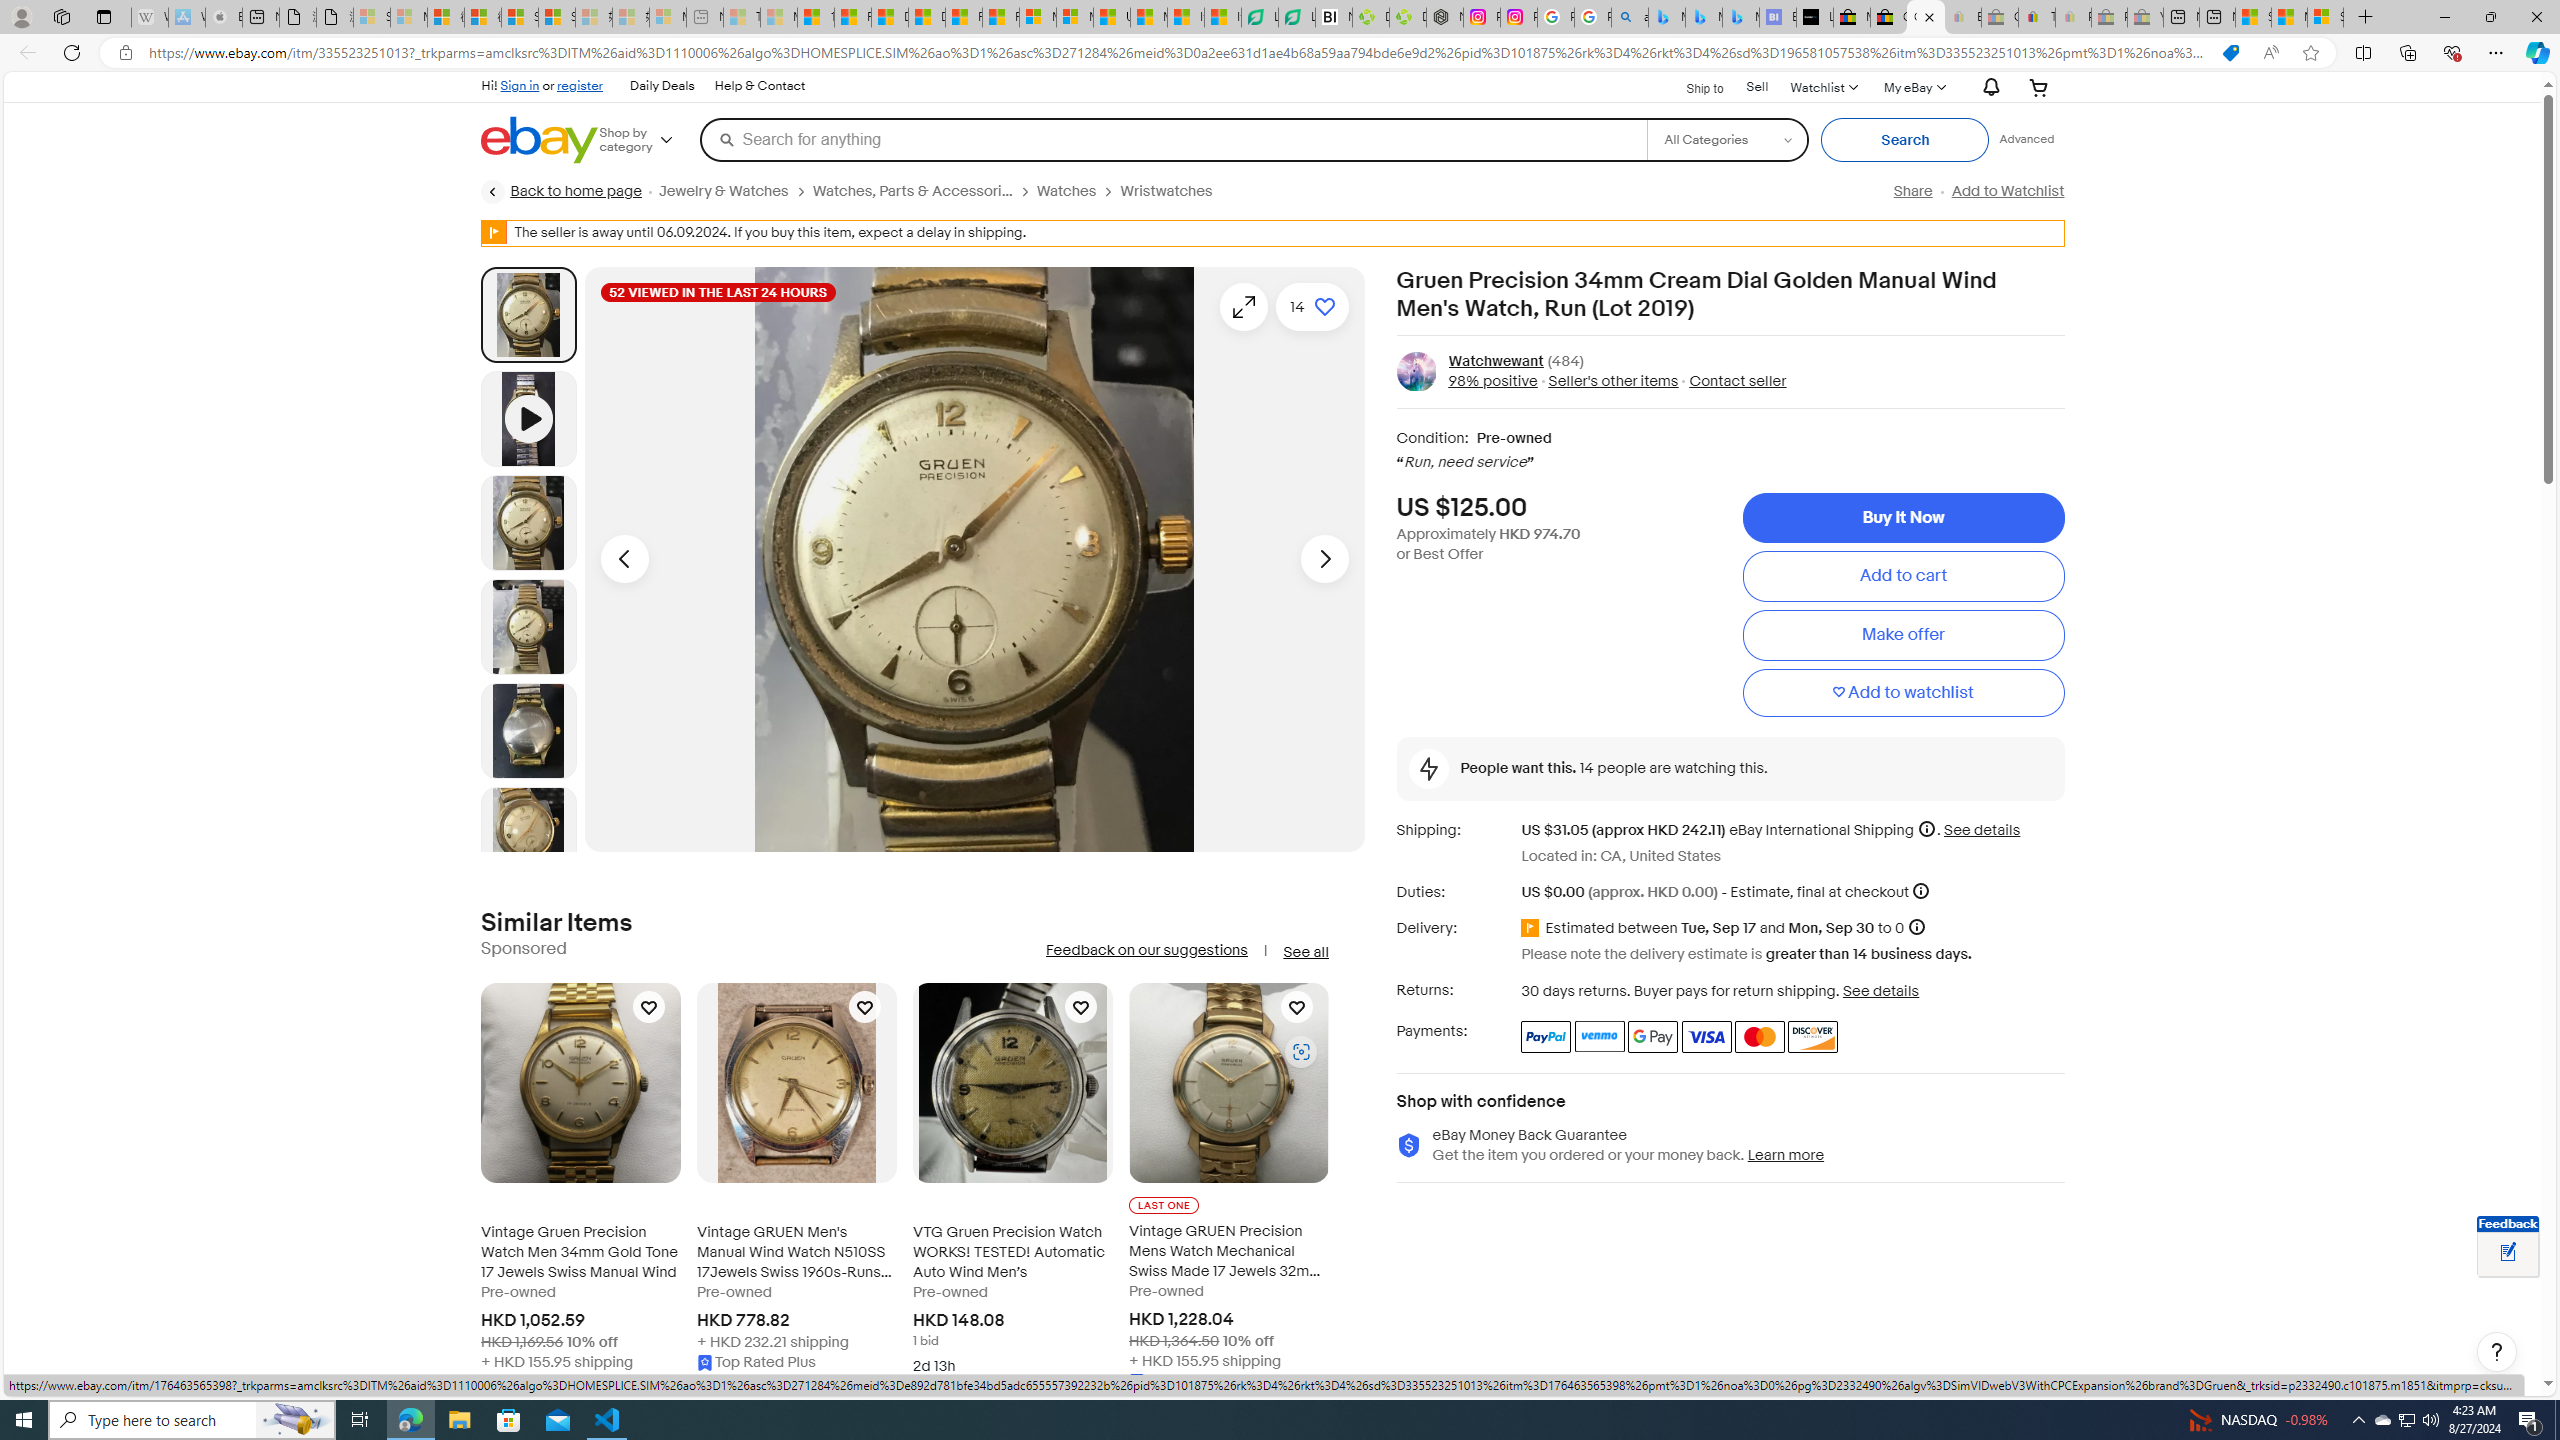 This screenshot has height=1440, width=2560. I want to click on 'Video 1 of 1', so click(527, 417).